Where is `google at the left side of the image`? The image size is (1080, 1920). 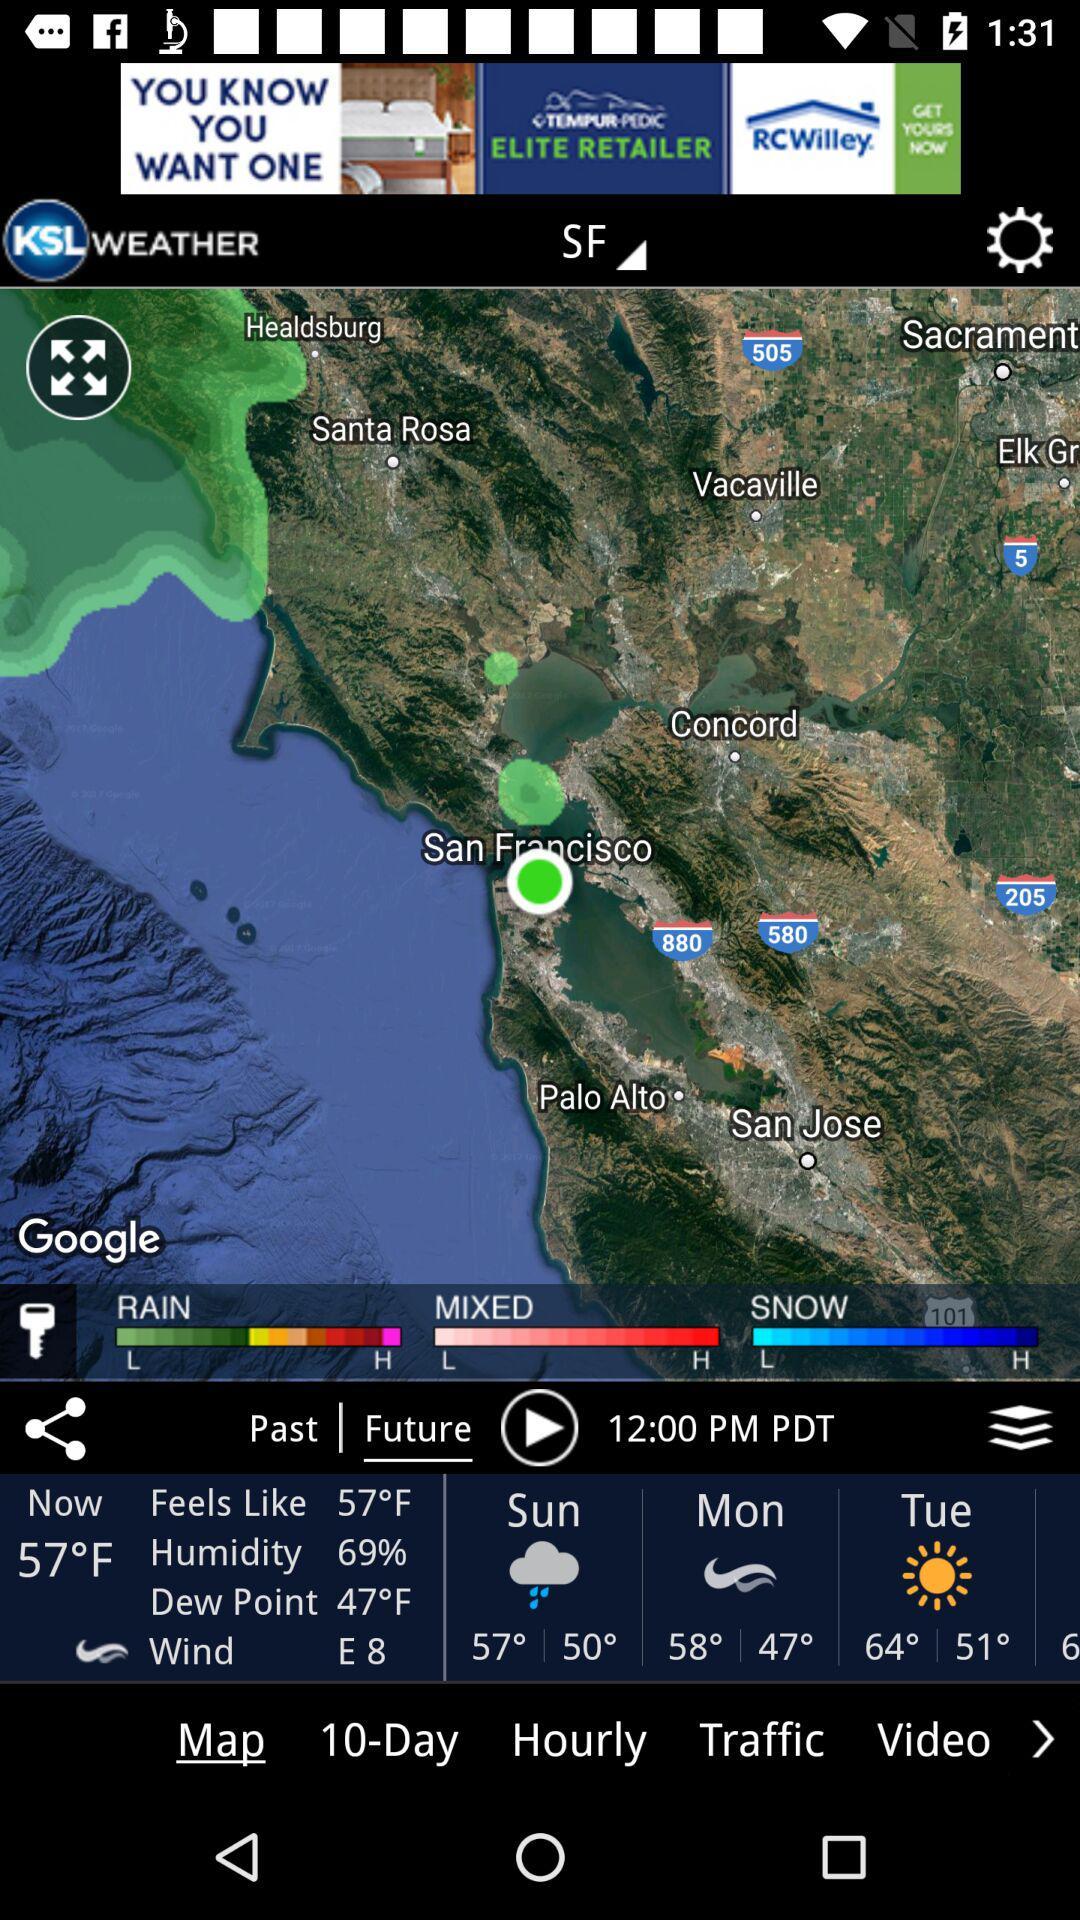 google at the left side of the image is located at coordinates (92, 1241).